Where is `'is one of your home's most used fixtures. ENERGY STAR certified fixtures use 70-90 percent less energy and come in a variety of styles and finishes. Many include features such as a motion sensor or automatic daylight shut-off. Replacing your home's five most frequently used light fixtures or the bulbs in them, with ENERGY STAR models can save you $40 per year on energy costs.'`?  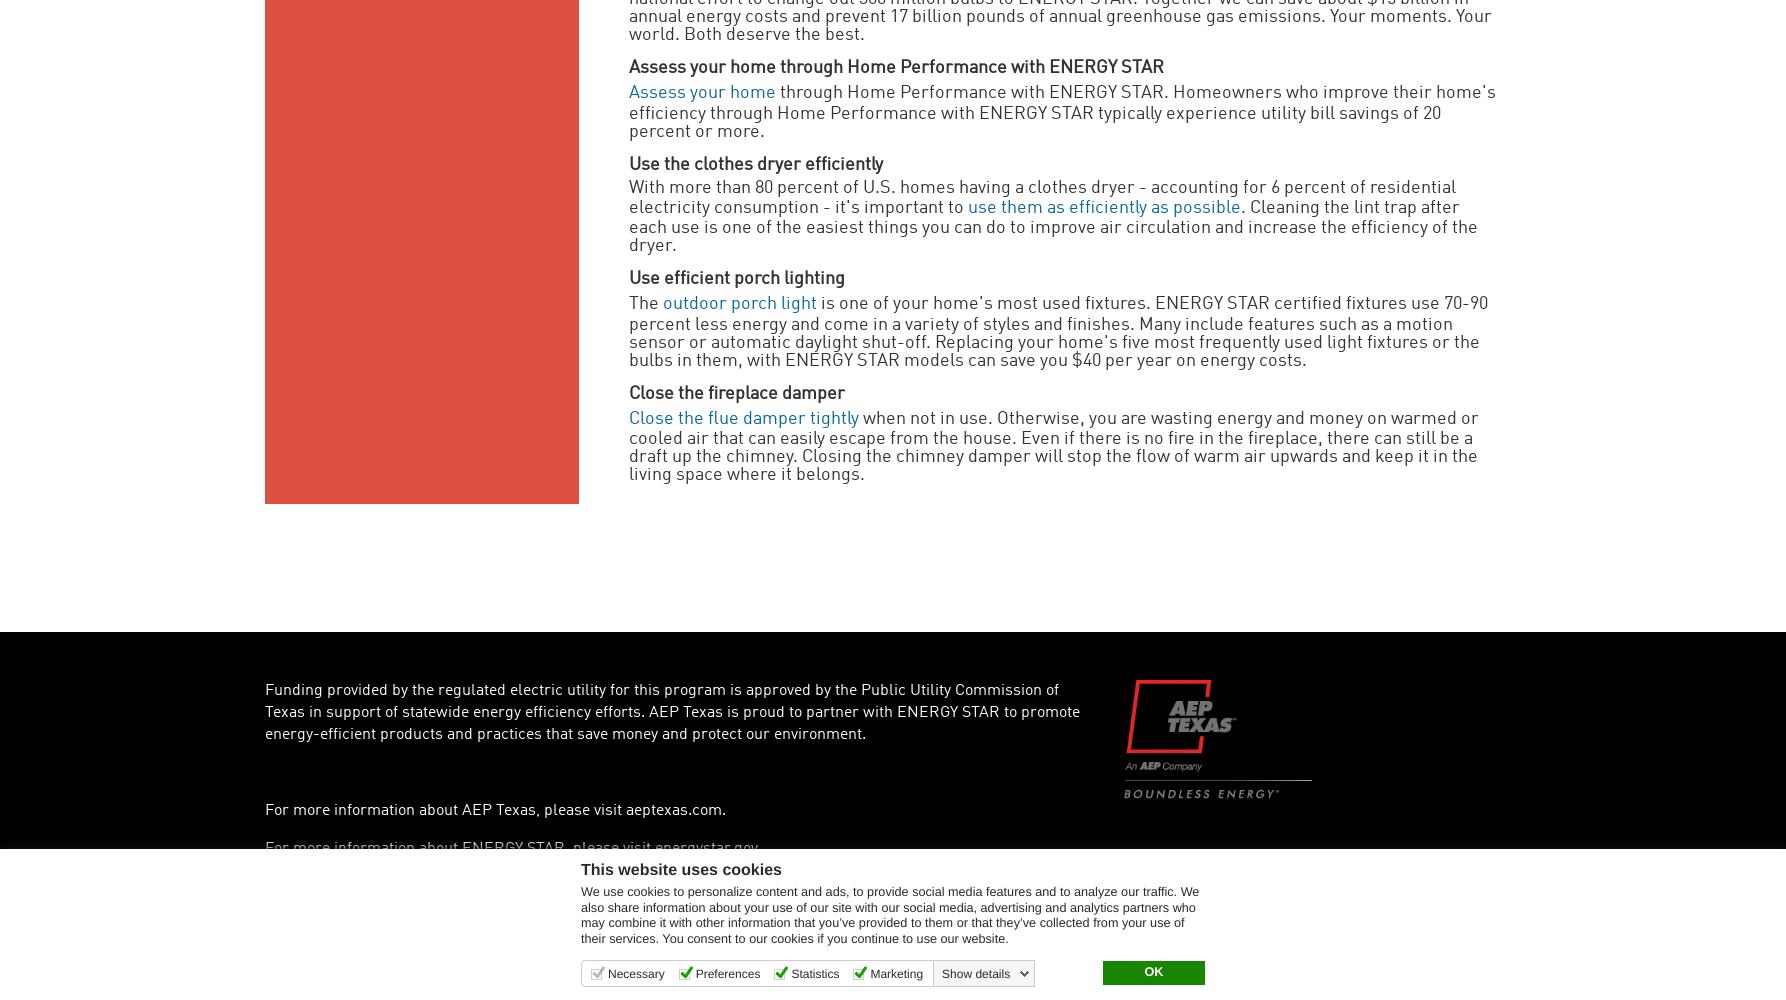 'is one of your home's most used fixtures. ENERGY STAR certified fixtures use 70-90 percent less energy and come in a variety of styles and finishes. Many include features such as a motion sensor or automatic daylight shut-off. Replacing your home's five most frequently used light fixtures or the bulbs in them, with ENERGY STAR models can save you $40 per year on energy costs.' is located at coordinates (1057, 331).